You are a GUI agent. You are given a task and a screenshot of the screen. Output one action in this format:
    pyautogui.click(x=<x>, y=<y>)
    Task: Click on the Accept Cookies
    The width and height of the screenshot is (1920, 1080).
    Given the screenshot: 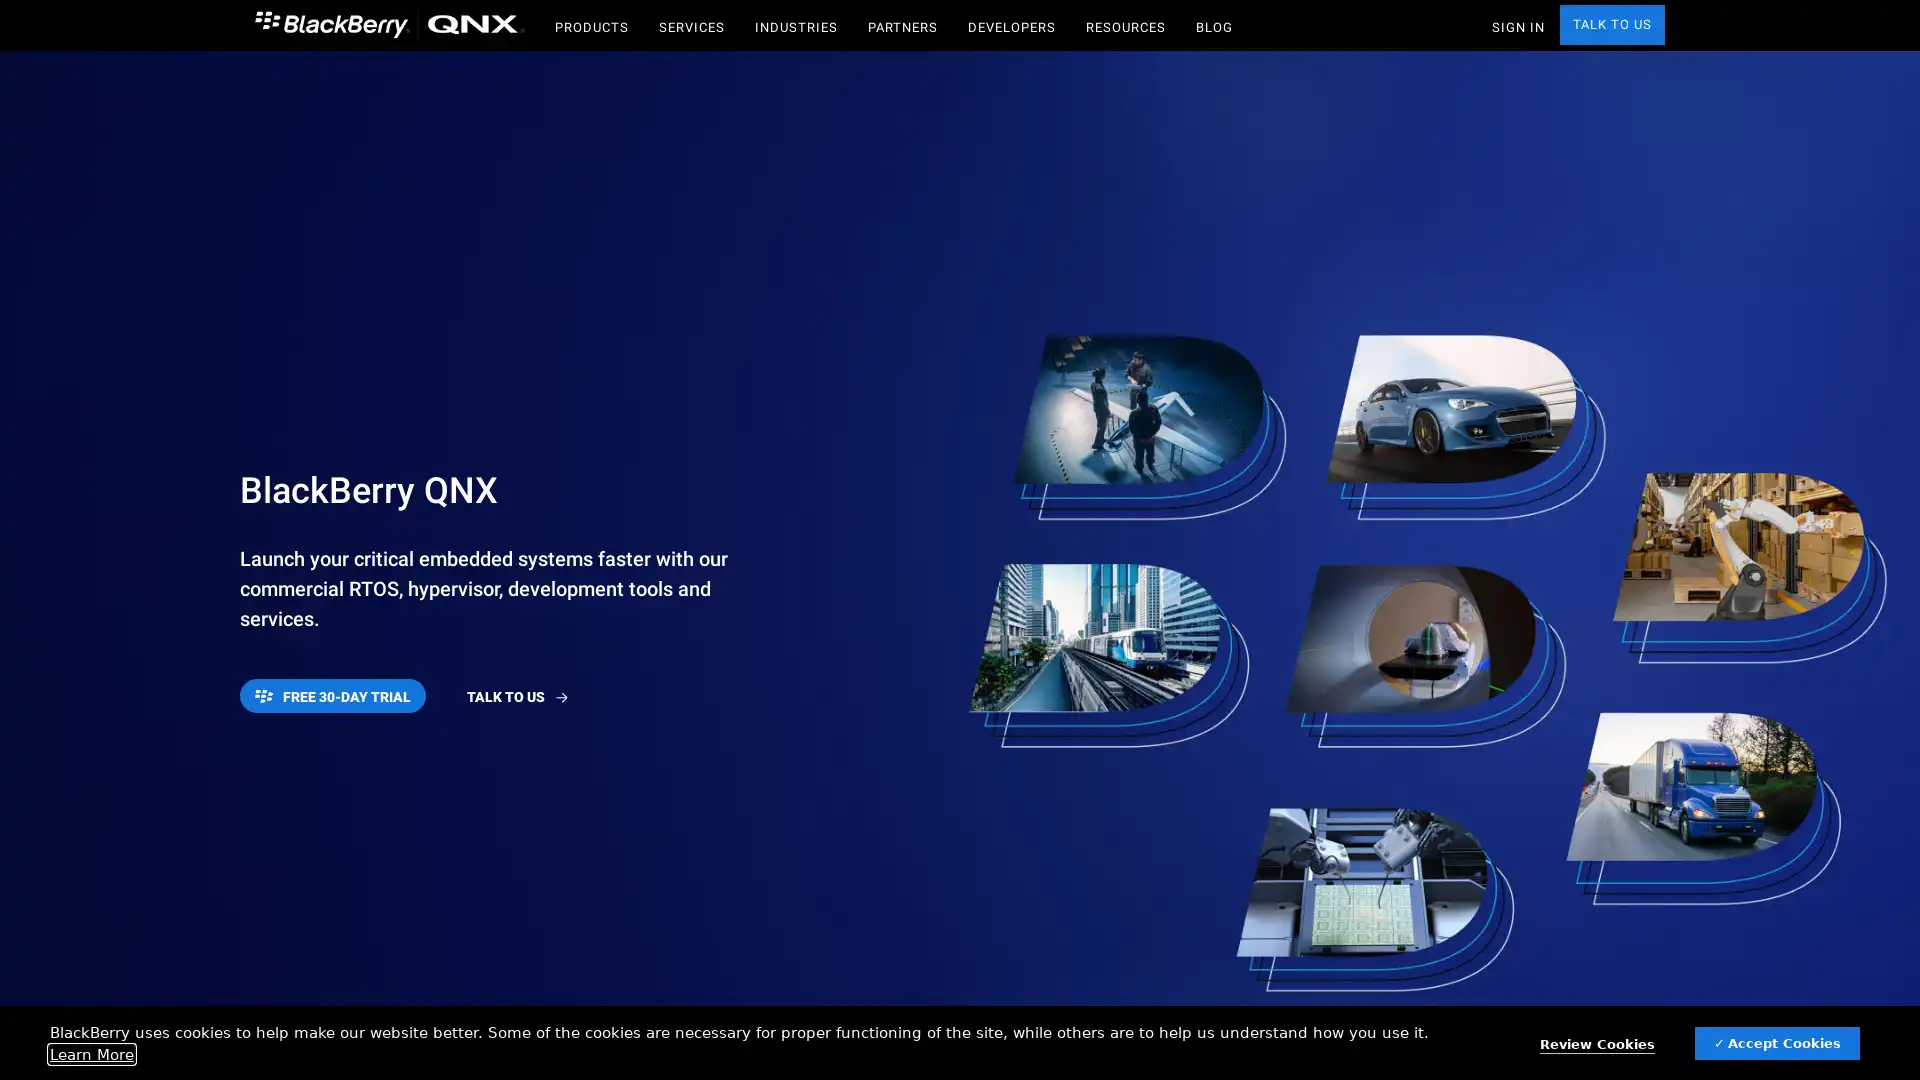 What is the action you would take?
    pyautogui.click(x=1777, y=1042)
    